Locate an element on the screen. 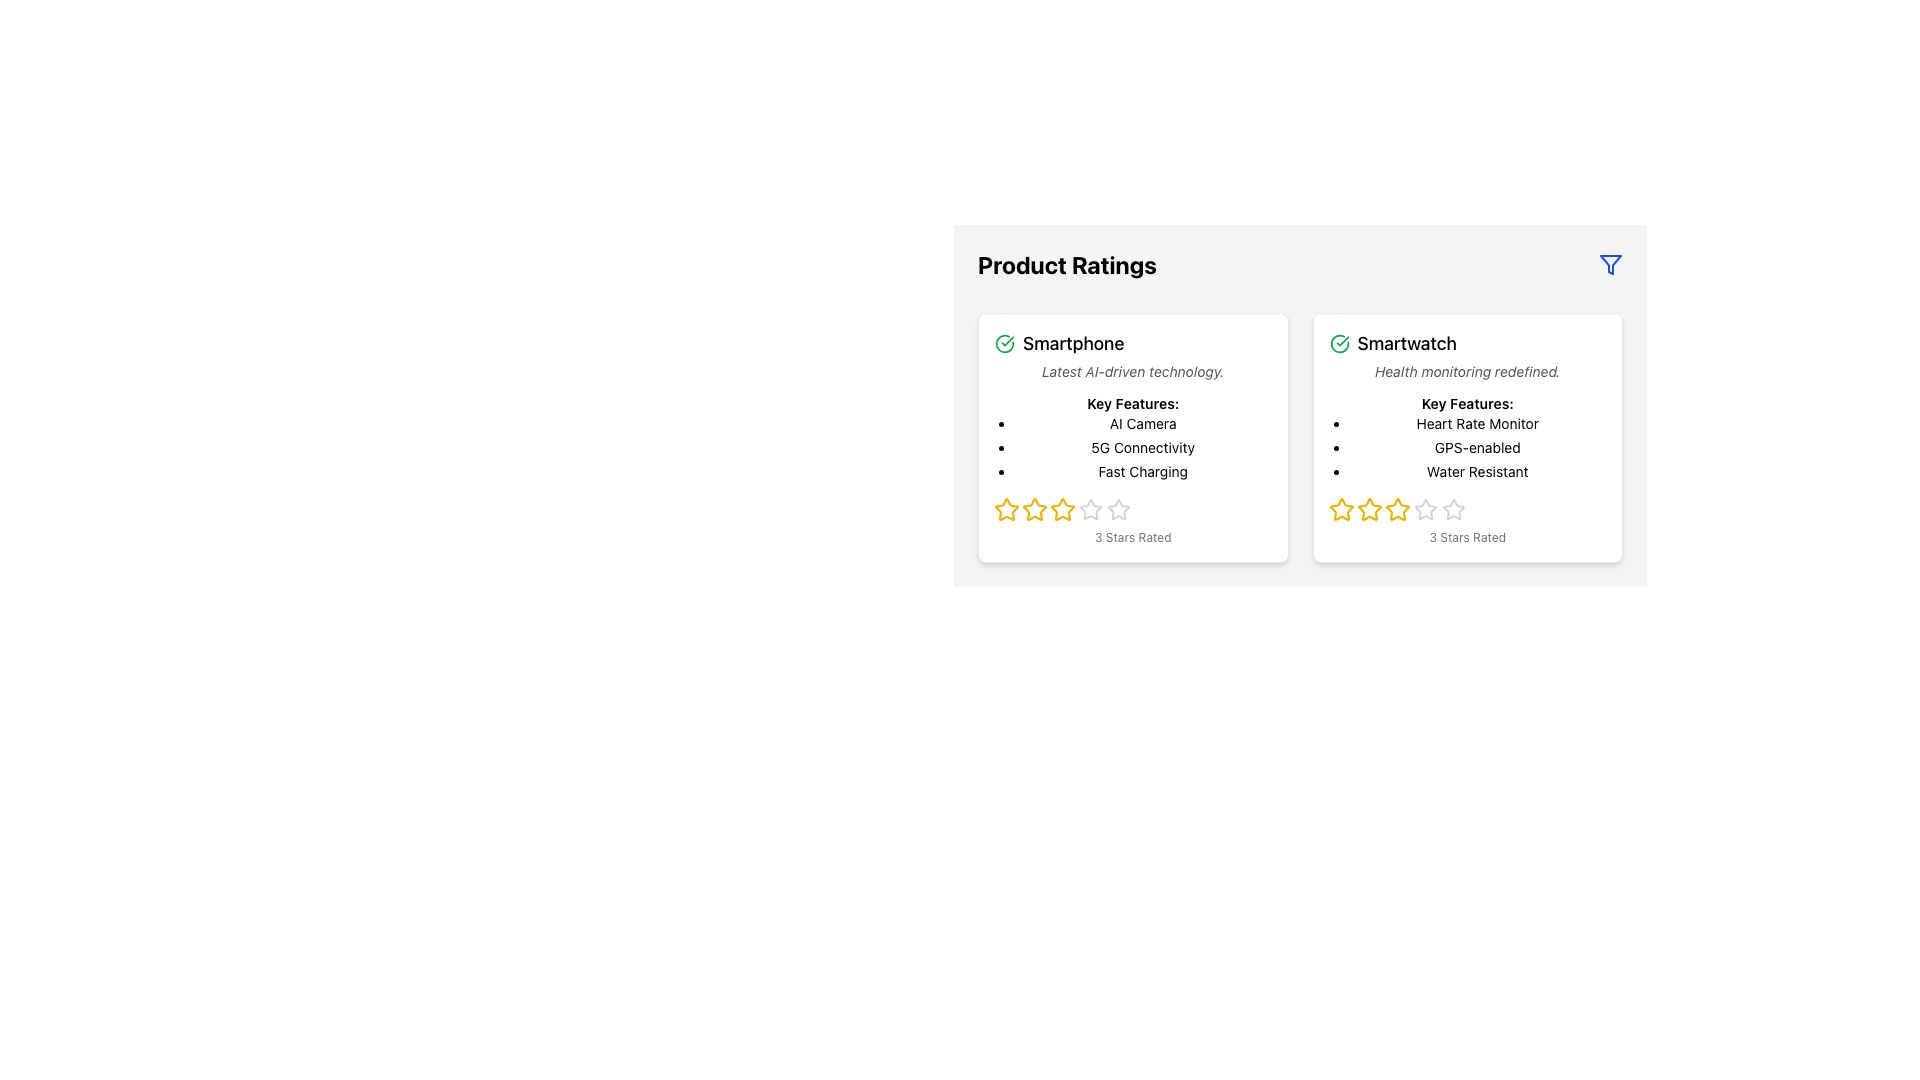  the bullet-point list located below the 'Key Features:' label in the 'Smartphone' product card is located at coordinates (1143, 446).